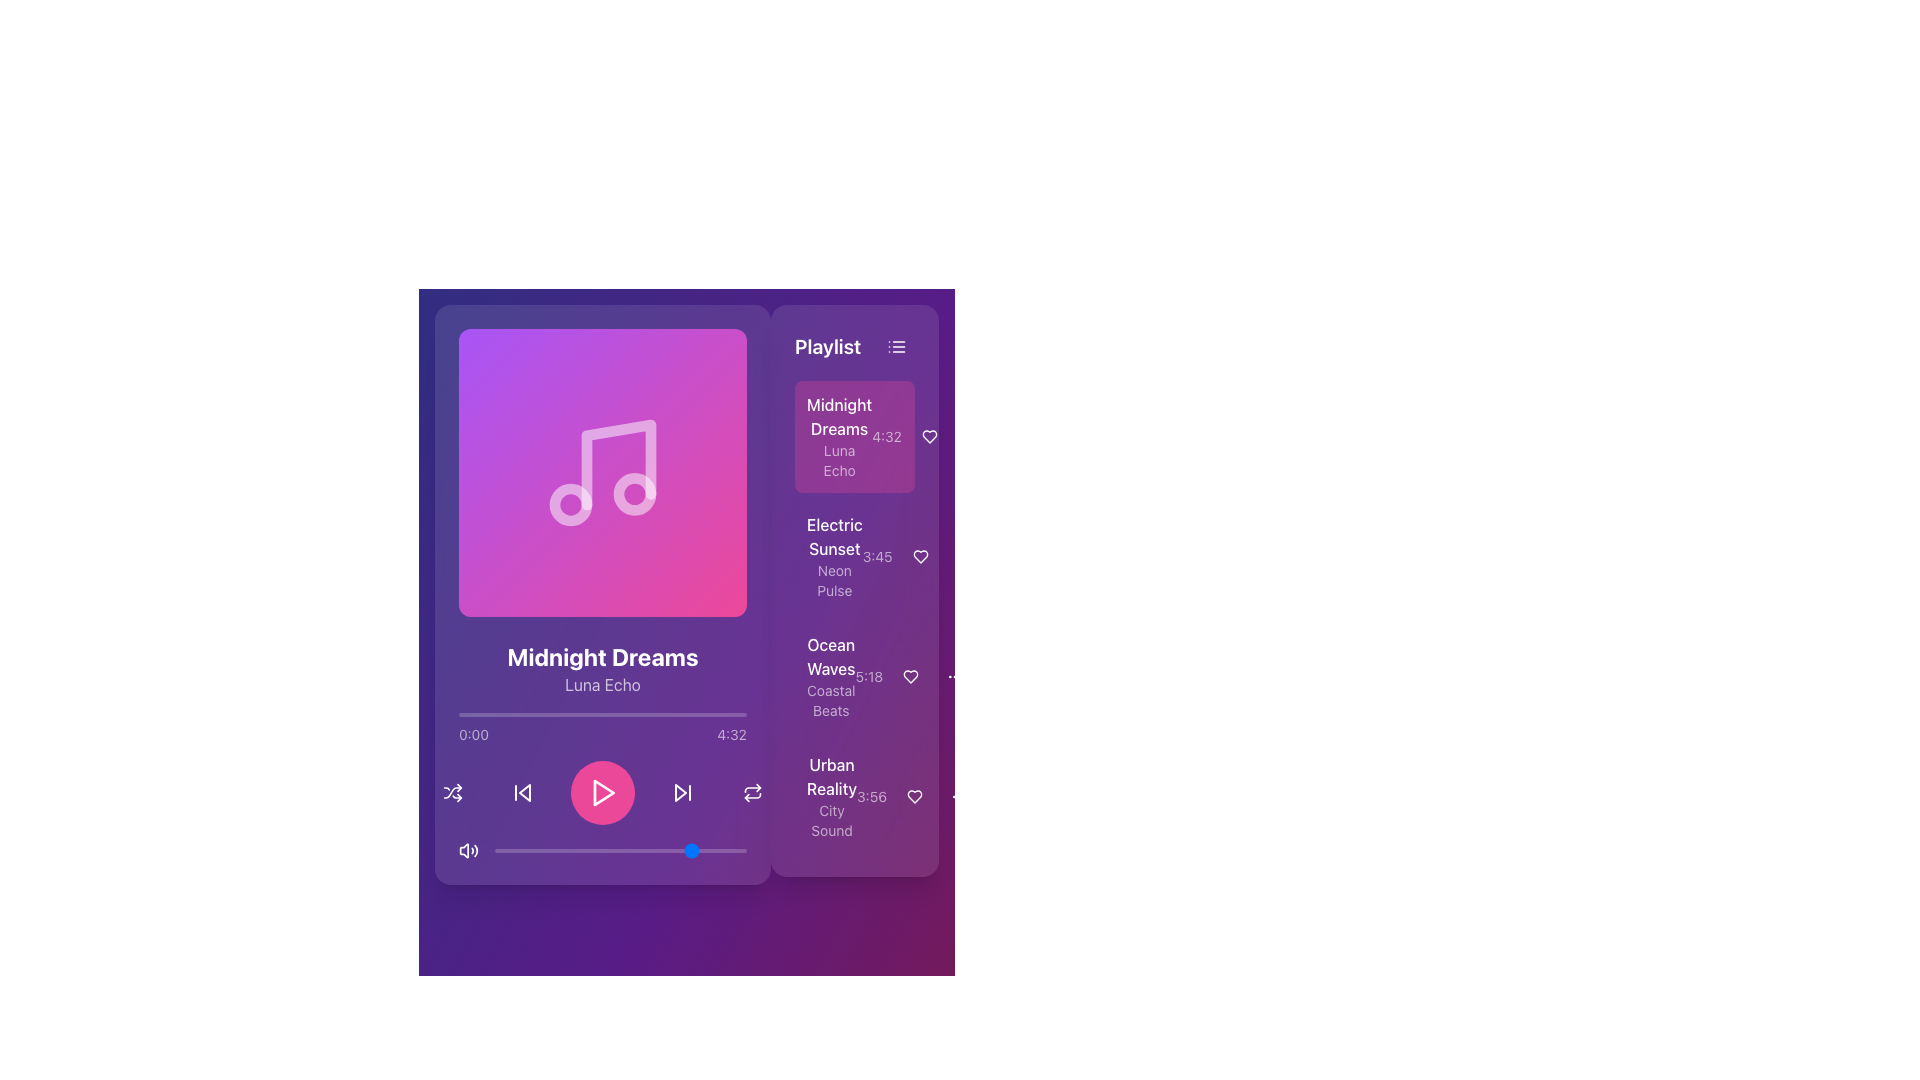 Image resolution: width=1920 pixels, height=1080 pixels. I want to click on the static text element displaying '3:45', which is positioned in the top-right corner of the 'Playlist' section and has a purple background, so click(877, 556).